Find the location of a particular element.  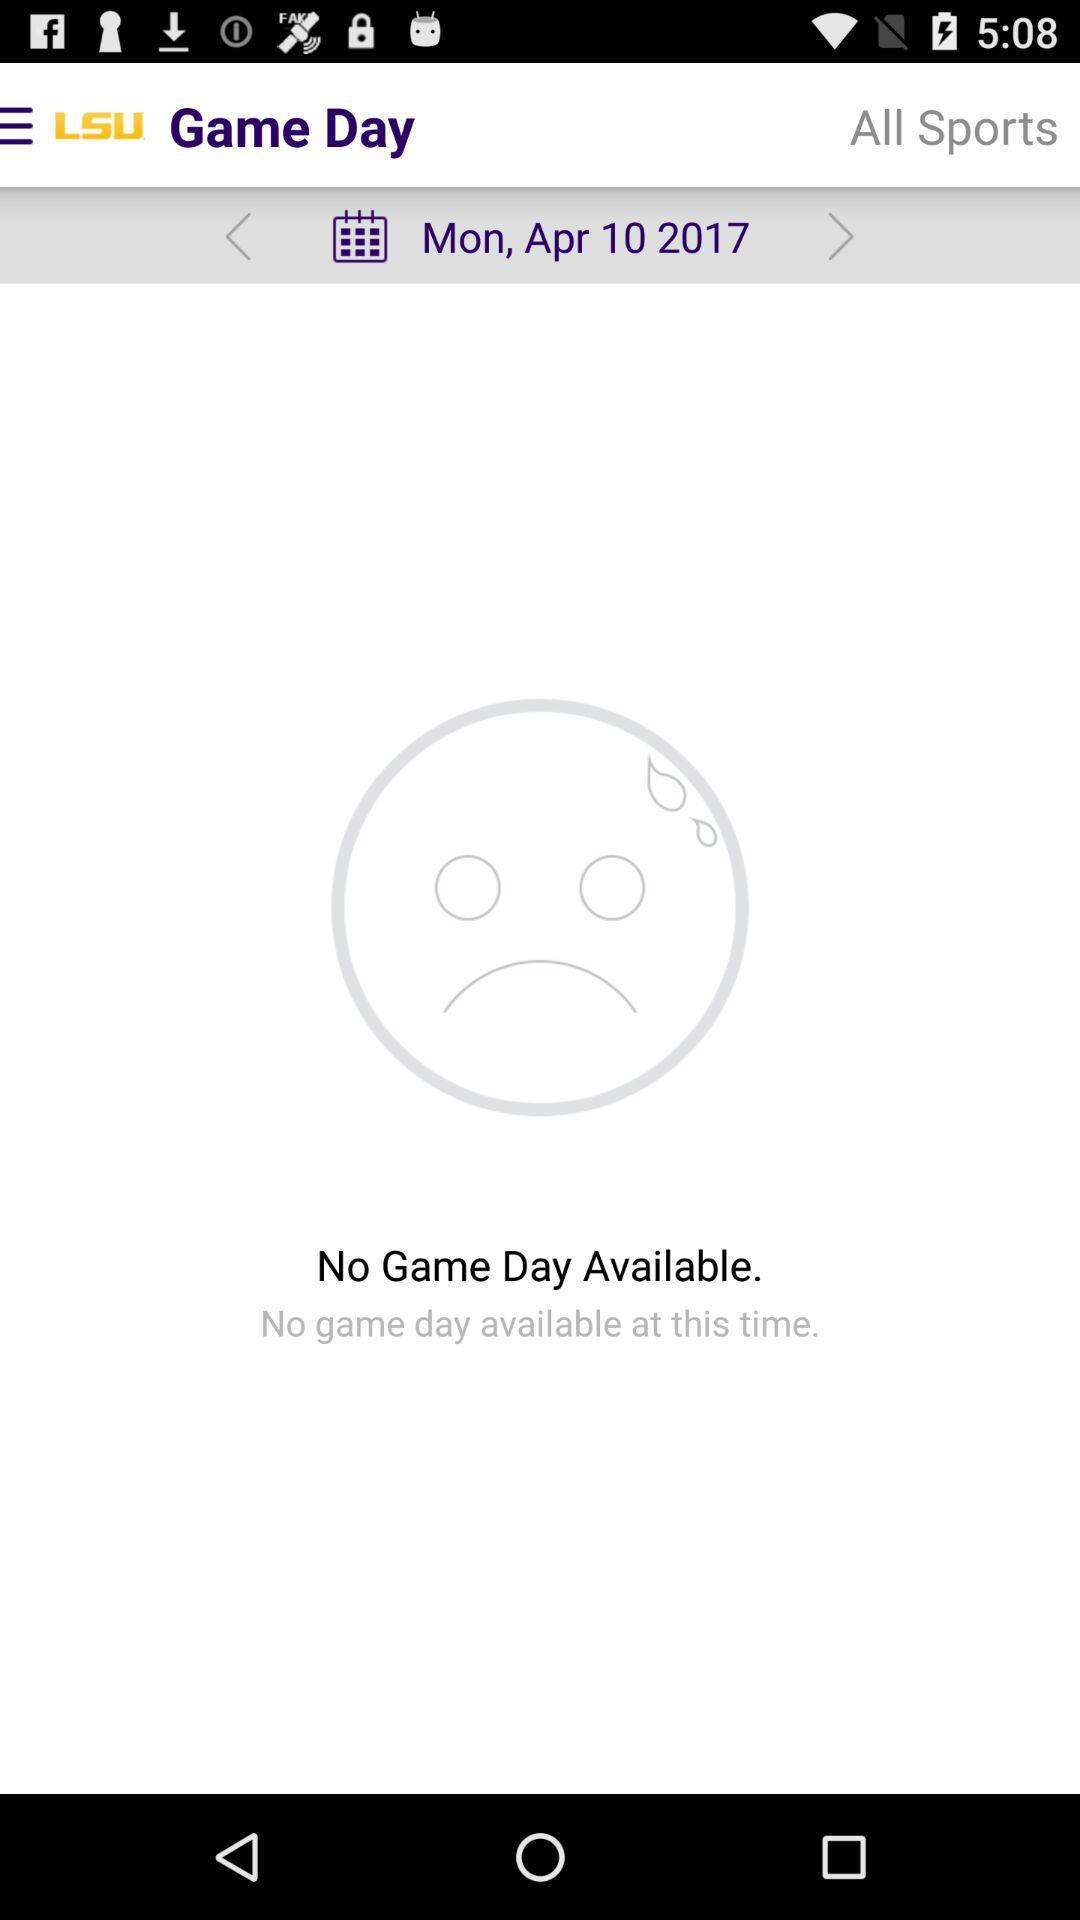

app next to the mon apr 10 is located at coordinates (953, 124).